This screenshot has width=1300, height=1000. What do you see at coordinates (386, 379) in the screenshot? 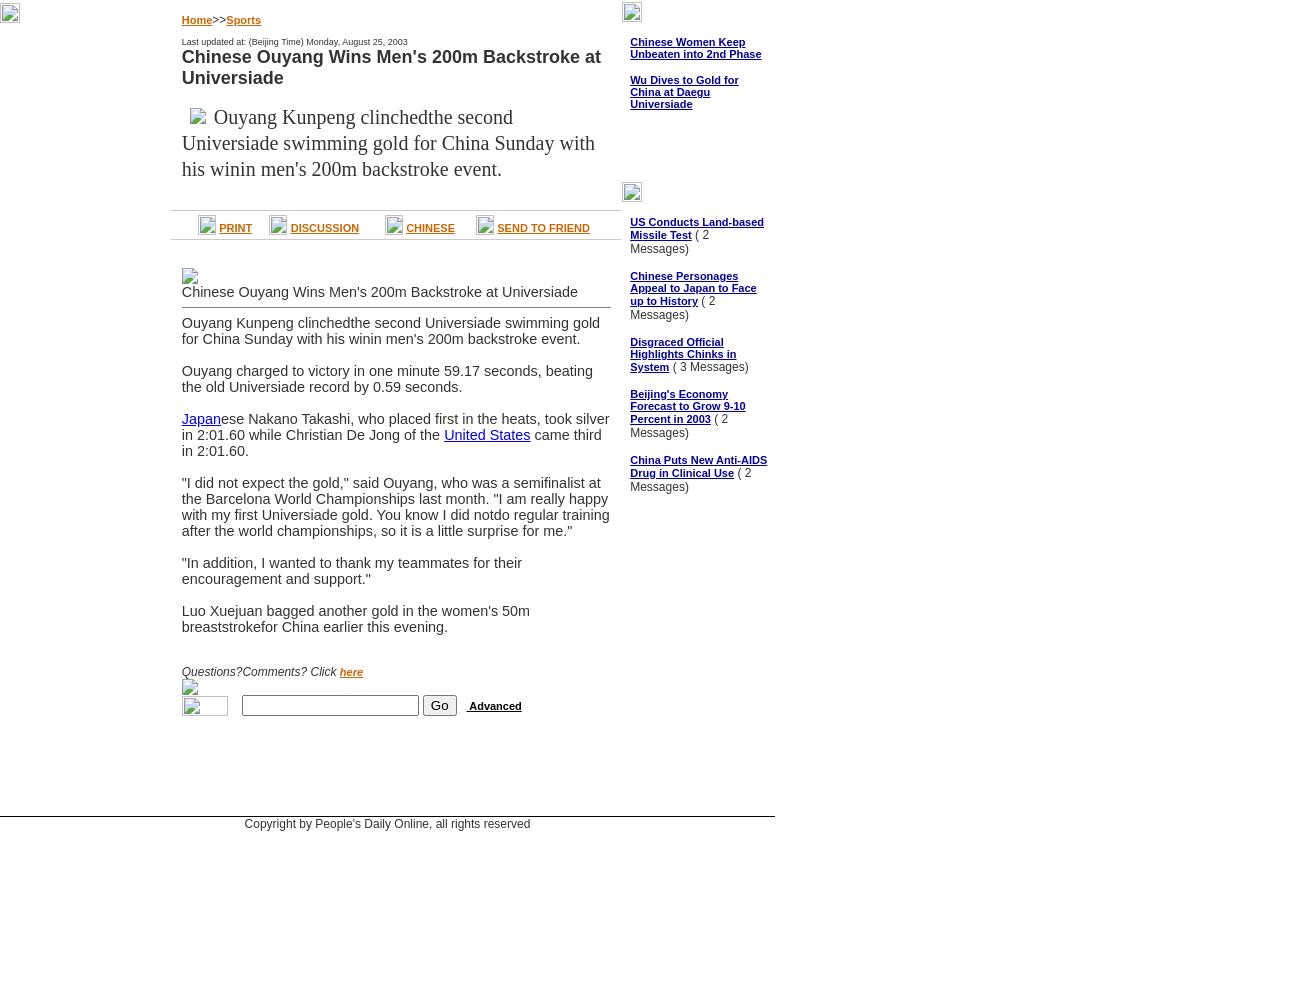
I see `'Ouyang charged to victory in one minute 59.17 seconds, beating the old Universiade record by 0.59 seconds.'` at bounding box center [386, 379].